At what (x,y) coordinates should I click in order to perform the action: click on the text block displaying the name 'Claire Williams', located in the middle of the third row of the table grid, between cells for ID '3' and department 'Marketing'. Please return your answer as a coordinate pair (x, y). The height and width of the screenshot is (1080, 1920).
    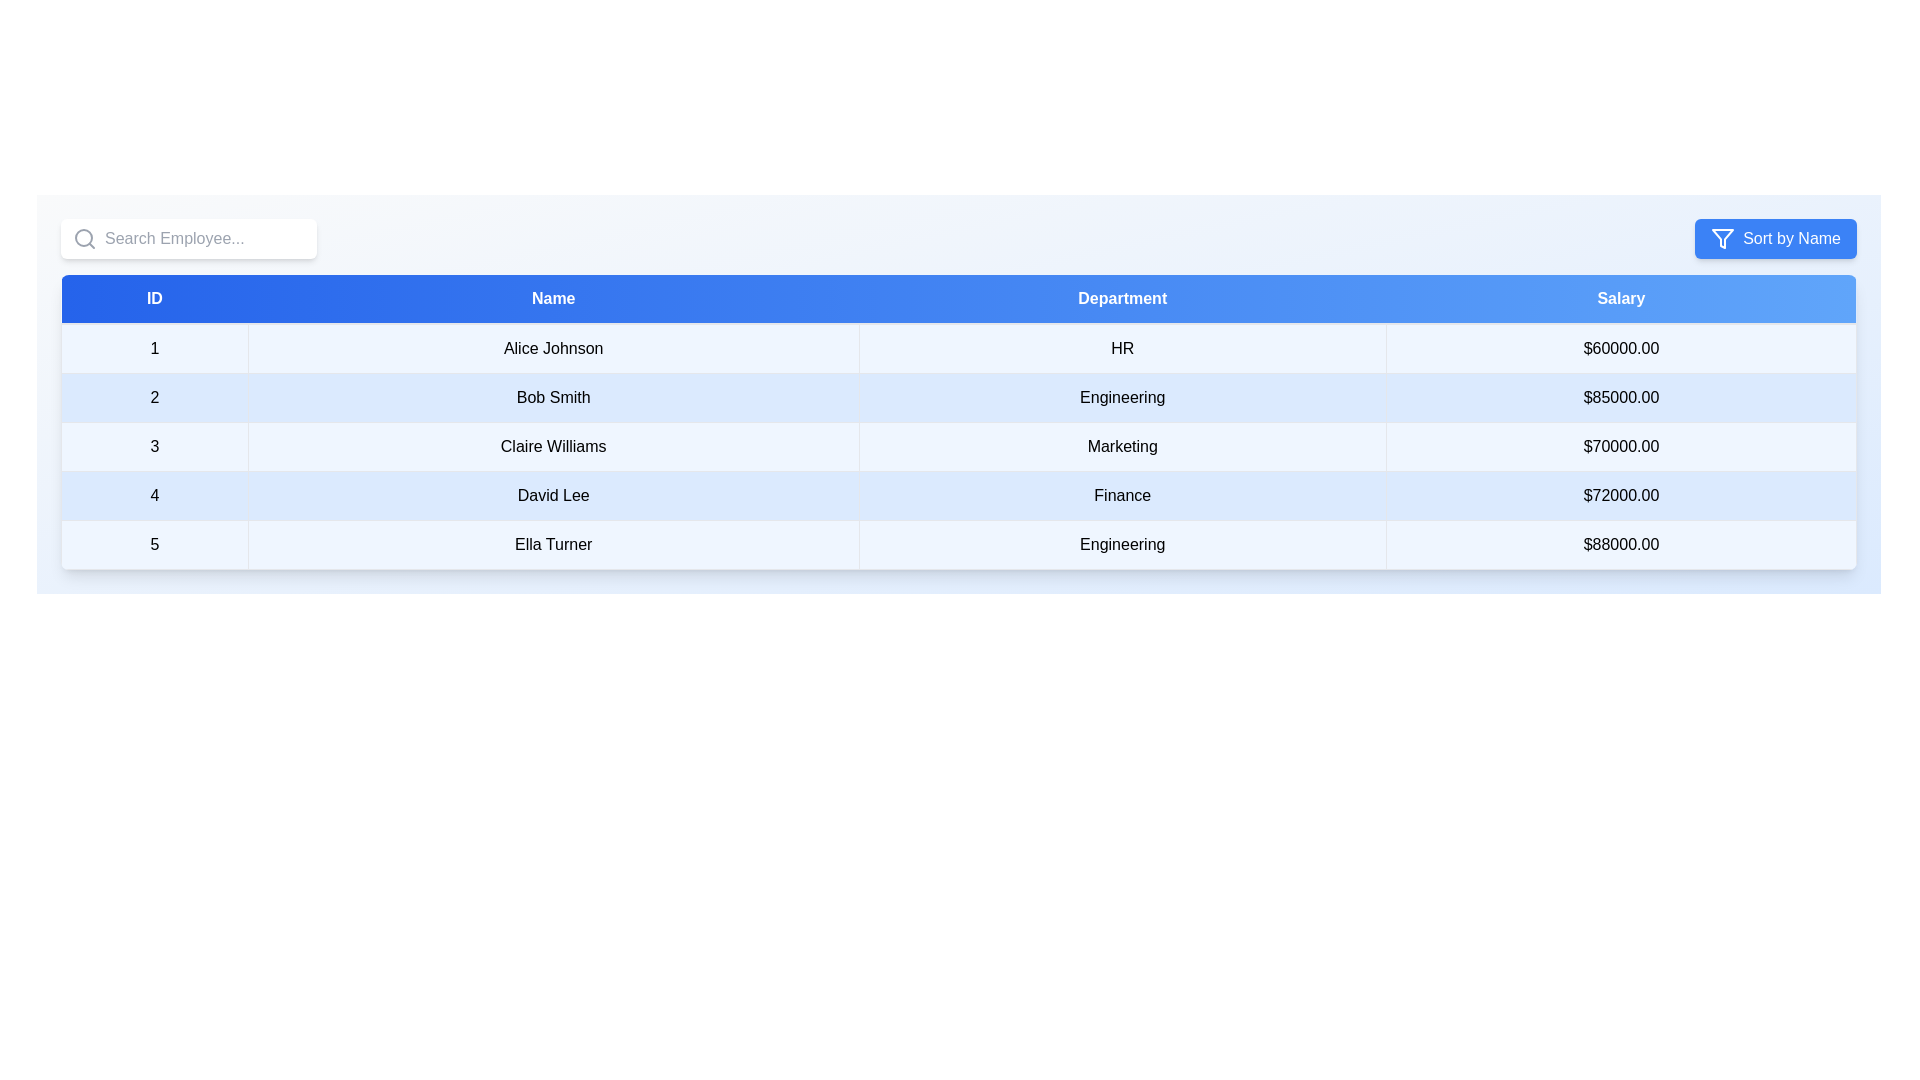
    Looking at the image, I should click on (553, 446).